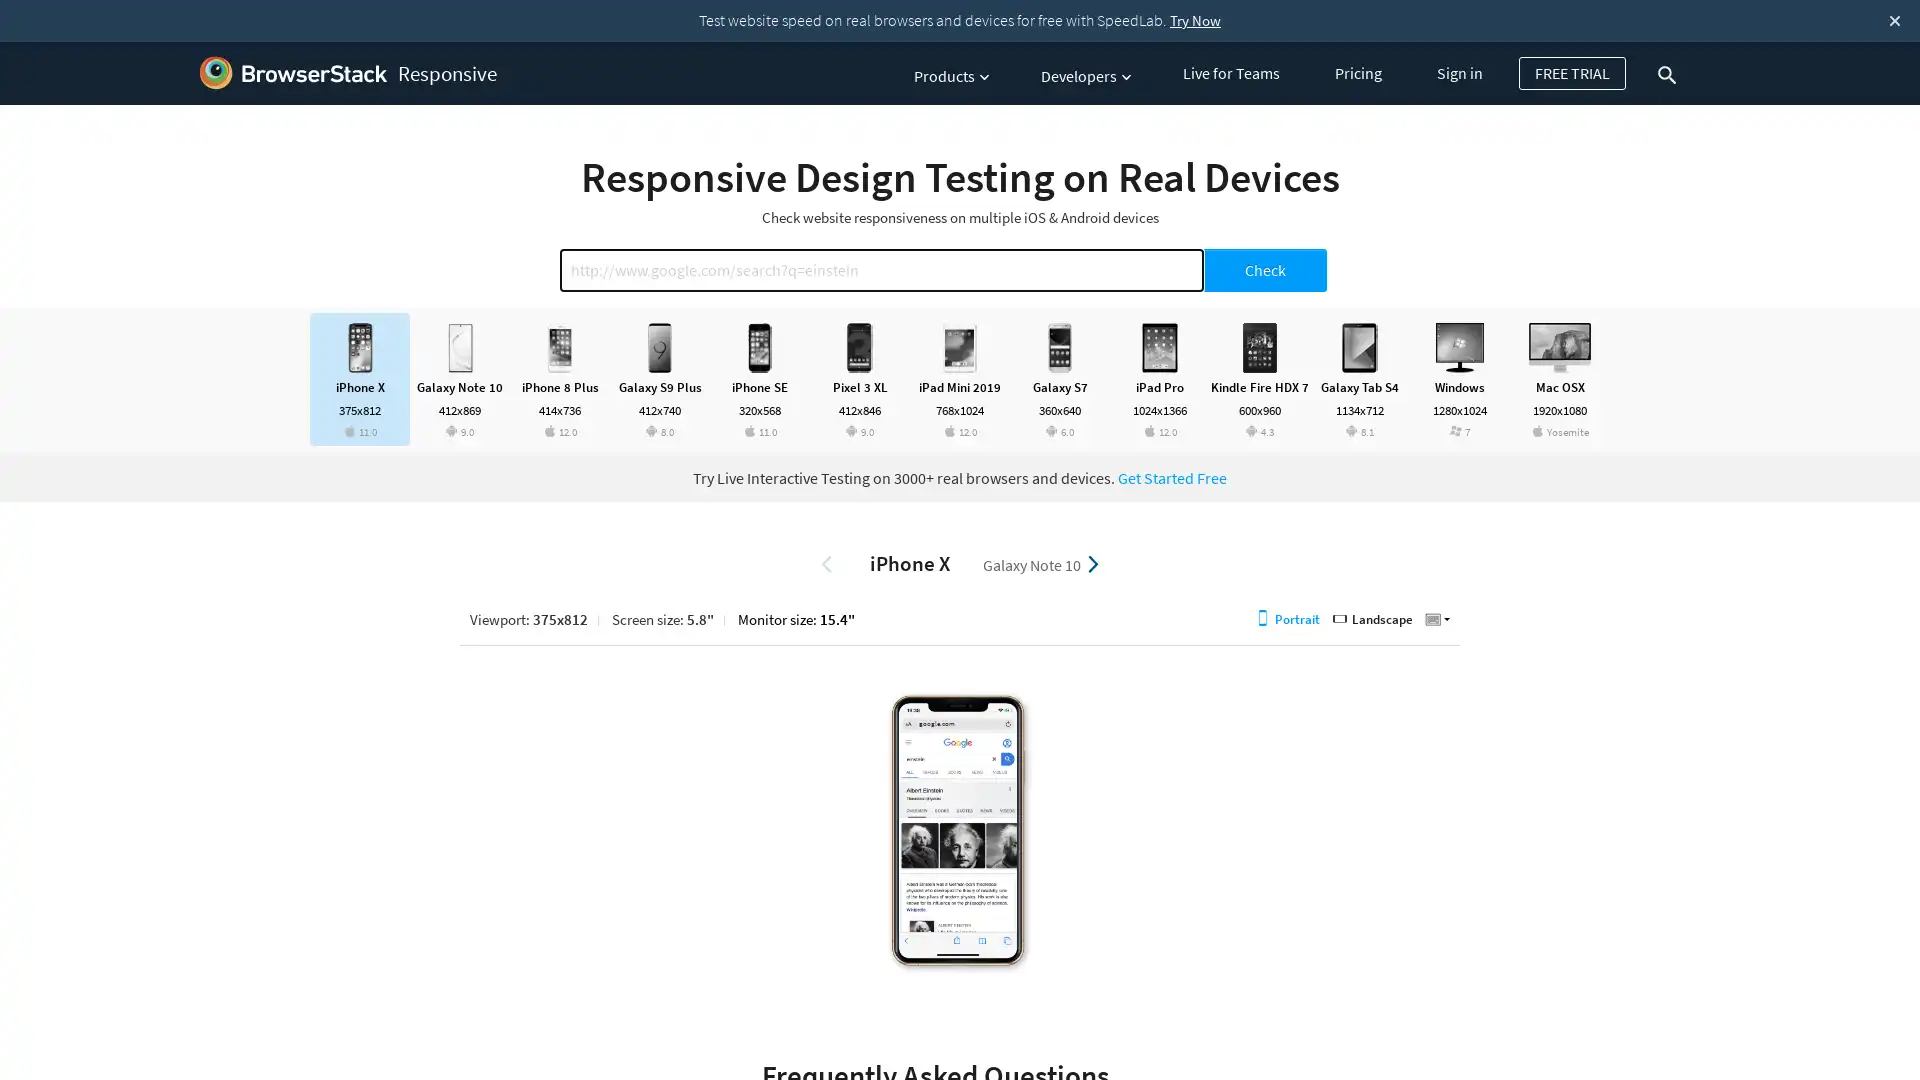  I want to click on Search, so click(1671, 74).